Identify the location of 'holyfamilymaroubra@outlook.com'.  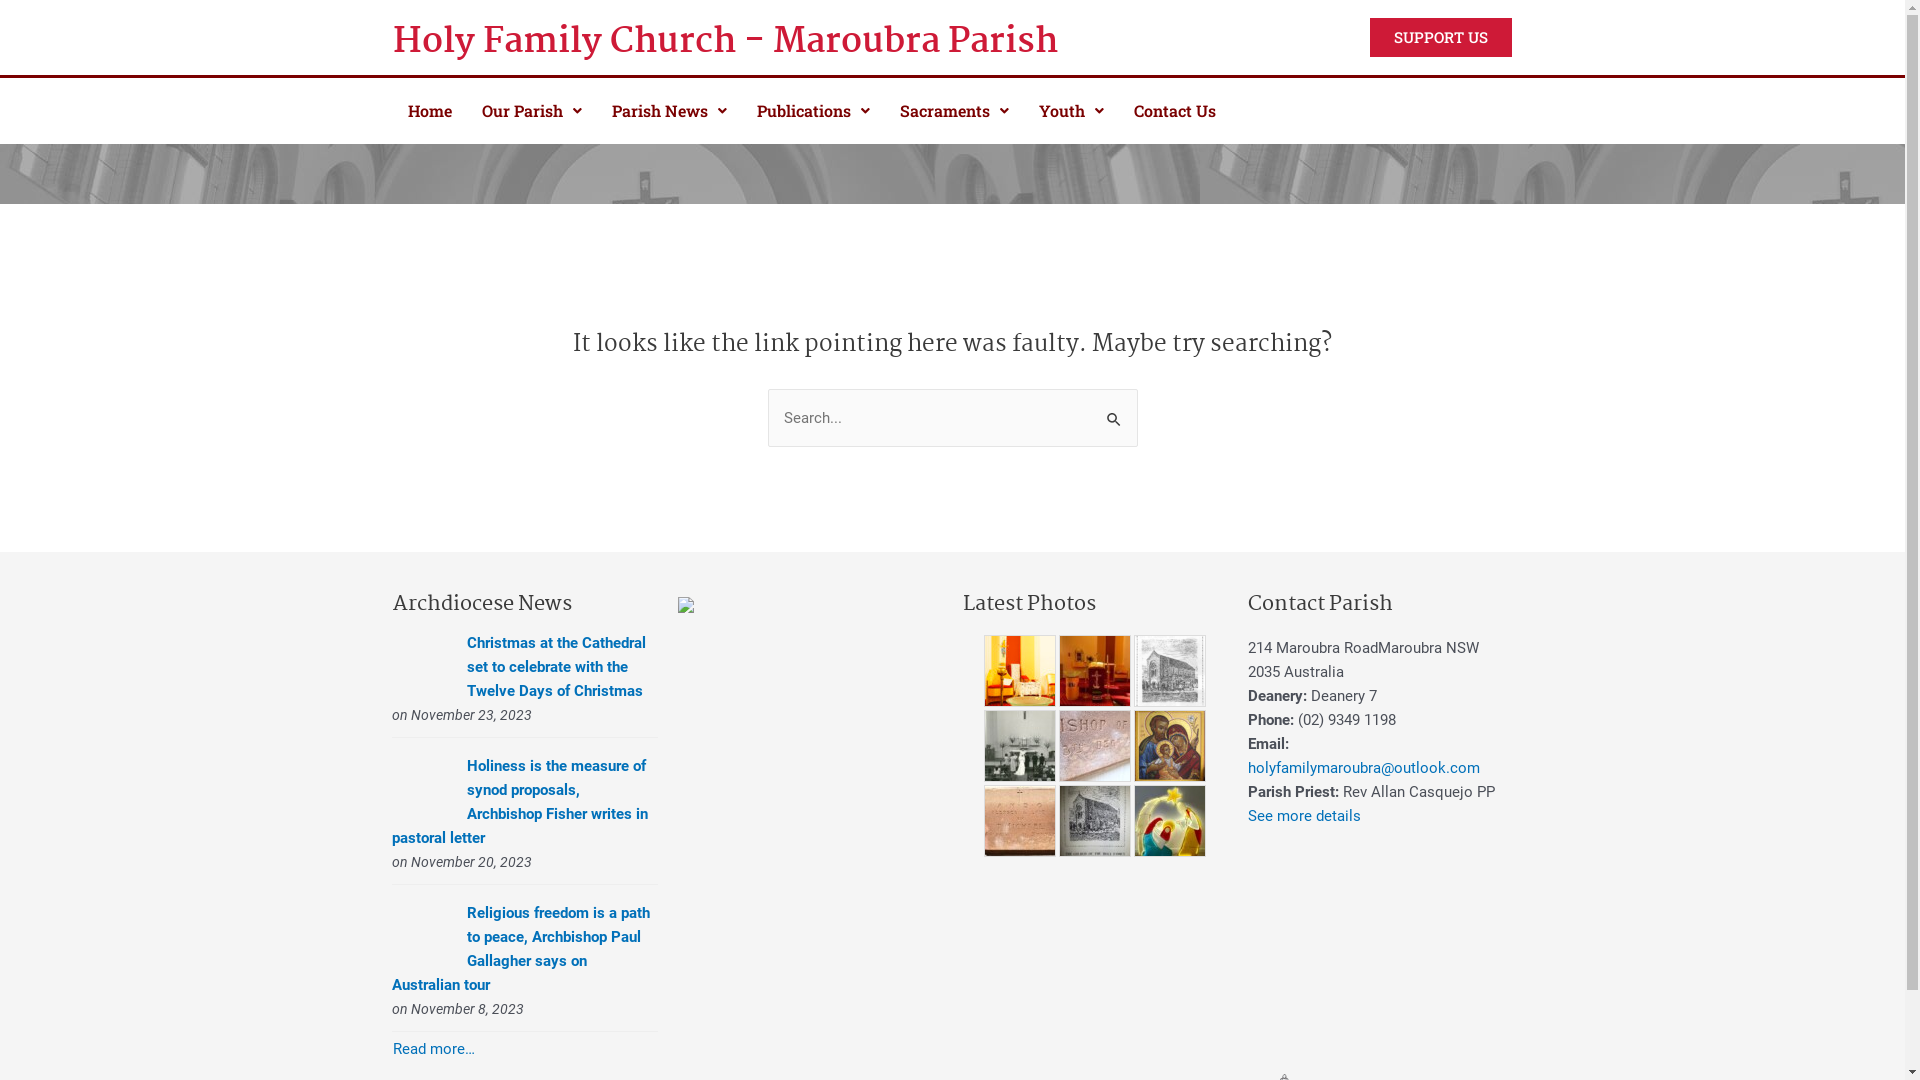
(1362, 766).